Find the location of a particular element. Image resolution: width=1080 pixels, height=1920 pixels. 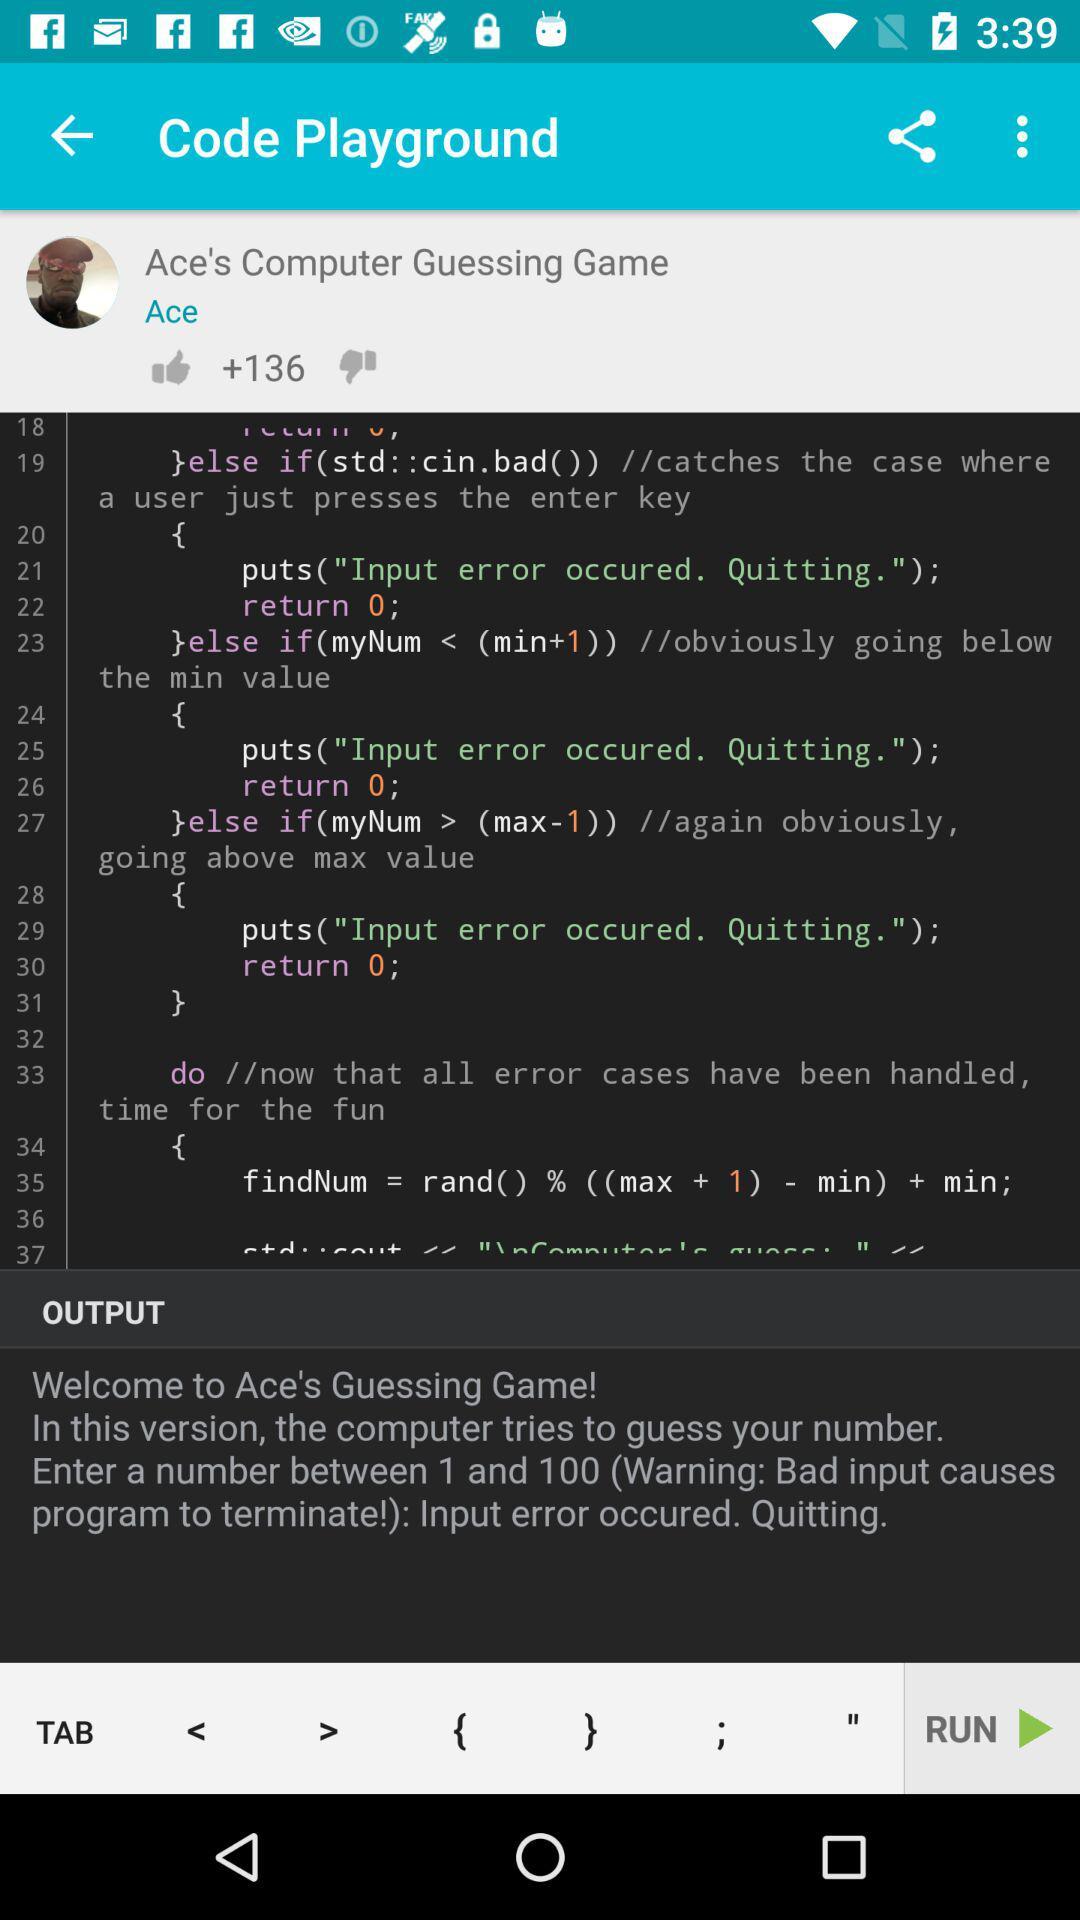

dislike the article is located at coordinates (356, 366).